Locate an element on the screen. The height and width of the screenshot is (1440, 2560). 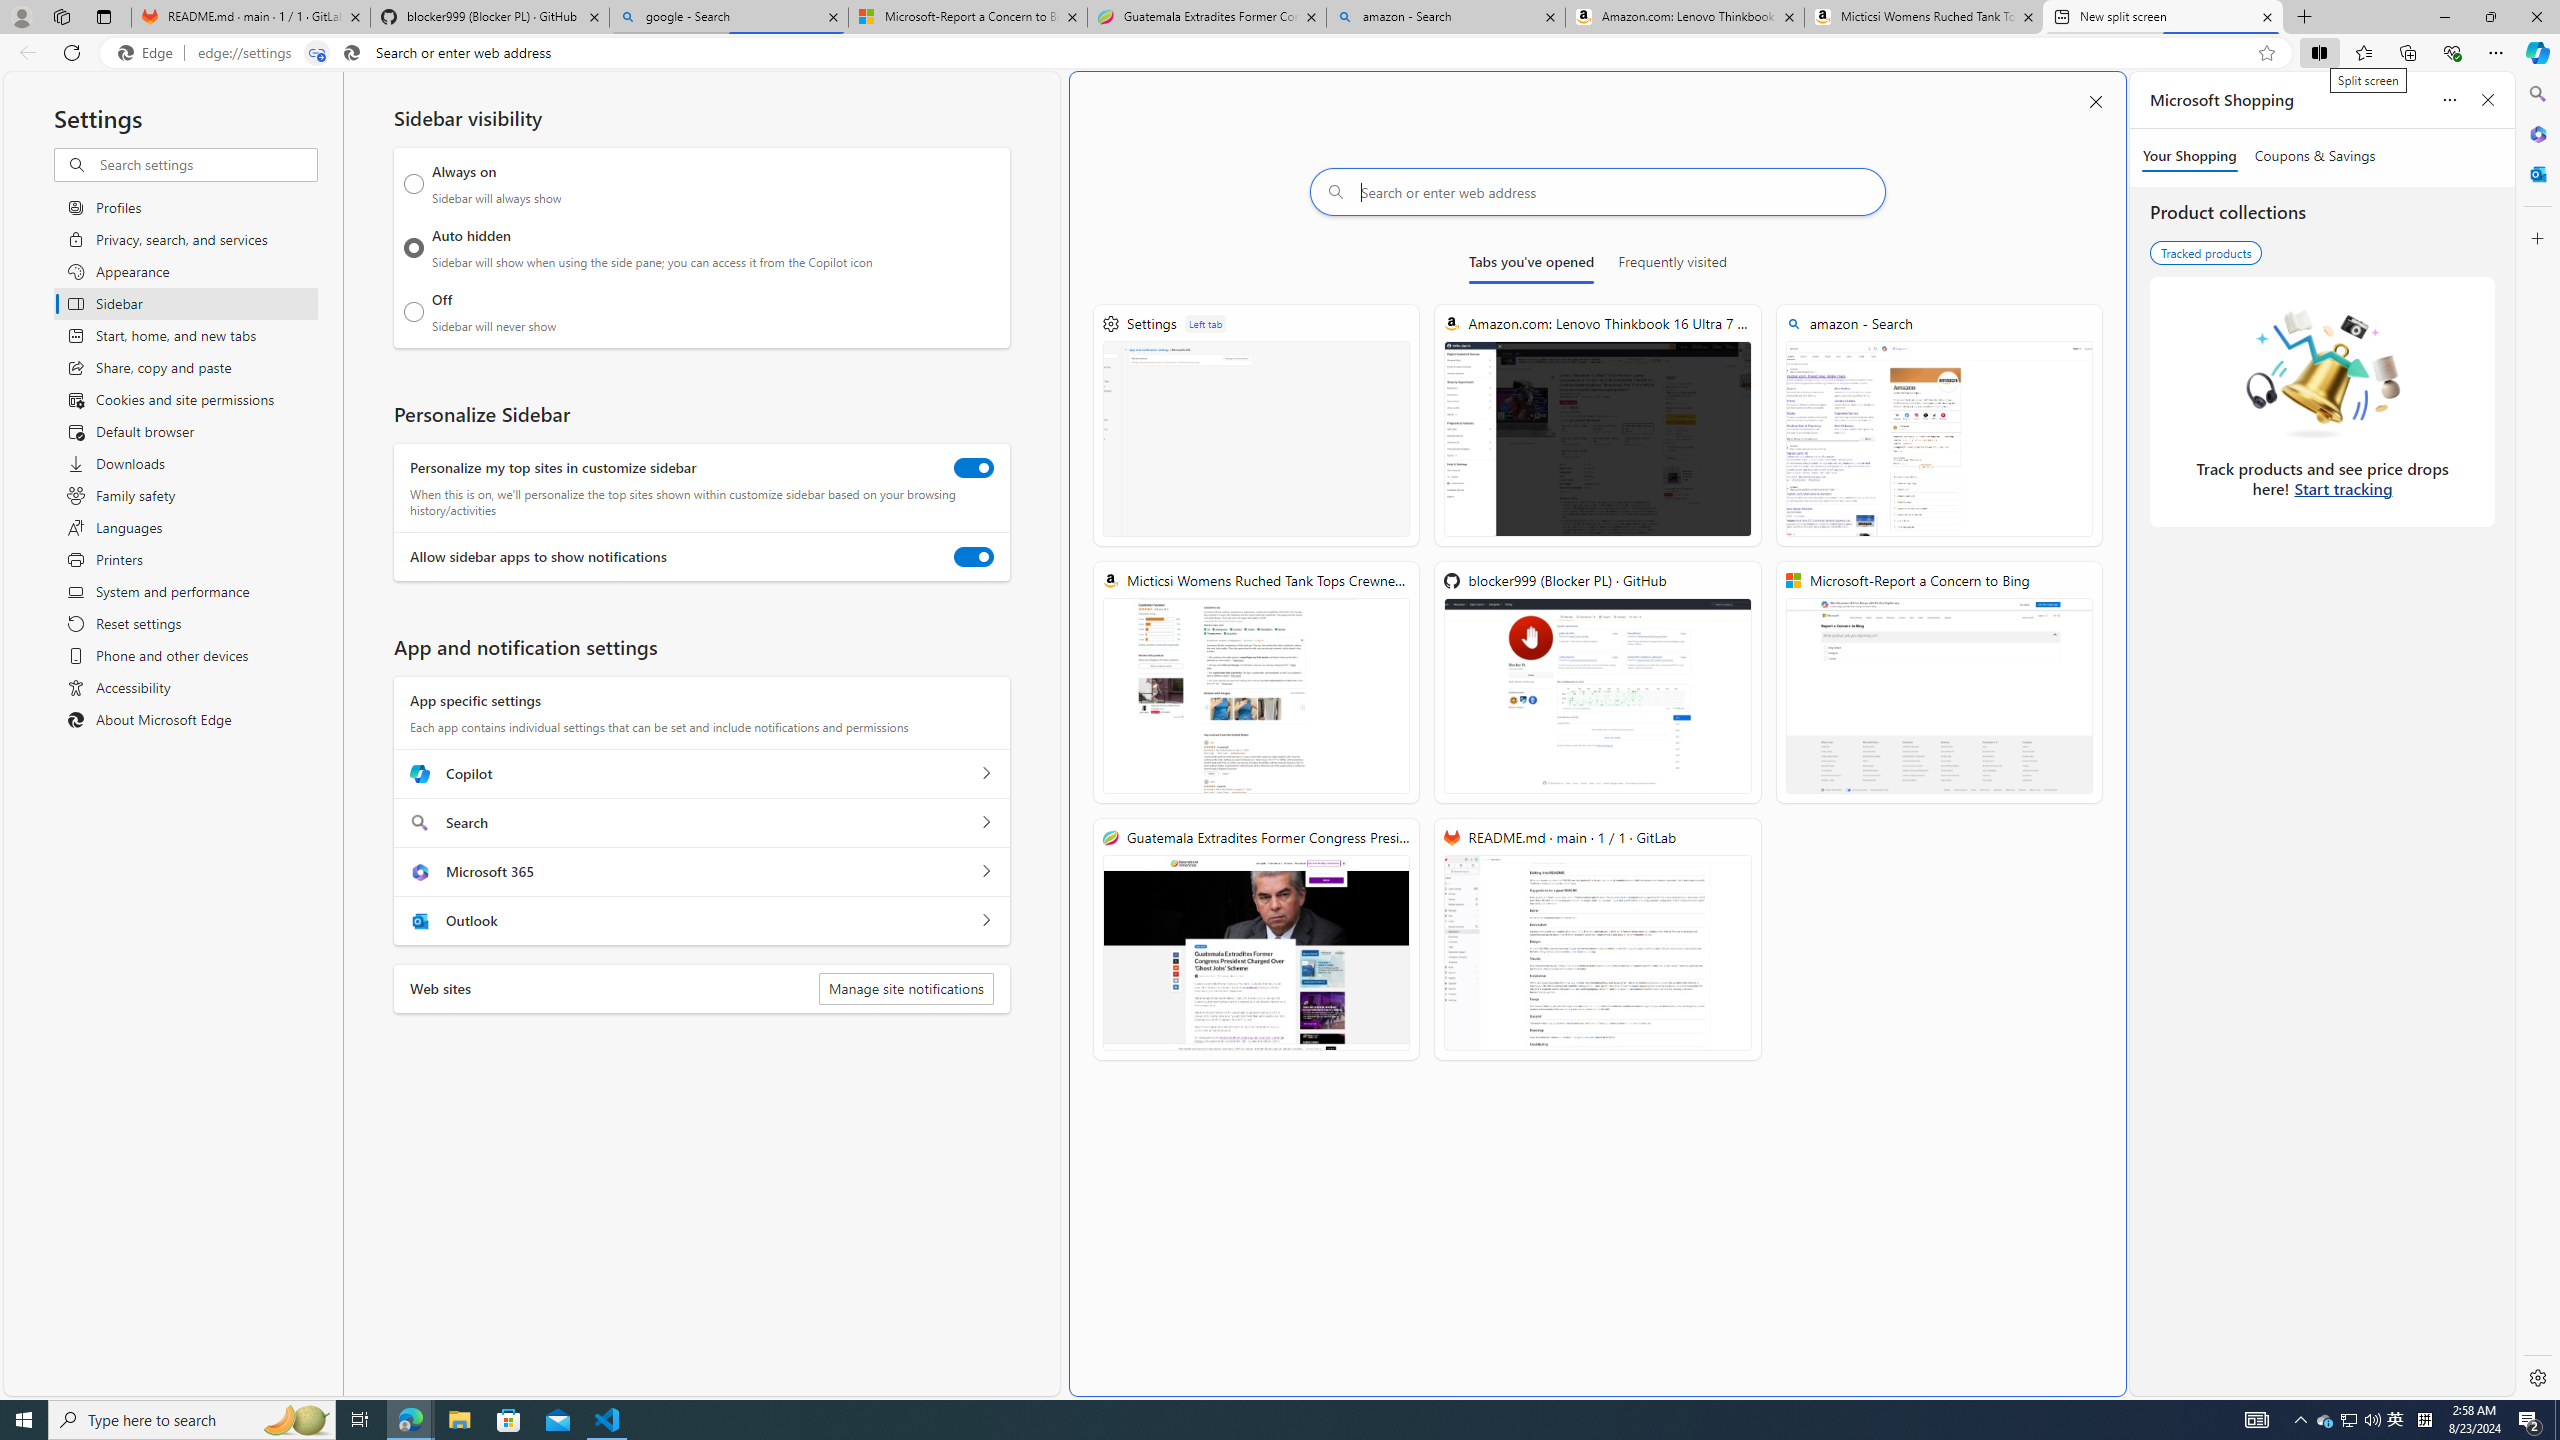
'Tab actions menu' is located at coordinates (102, 16).